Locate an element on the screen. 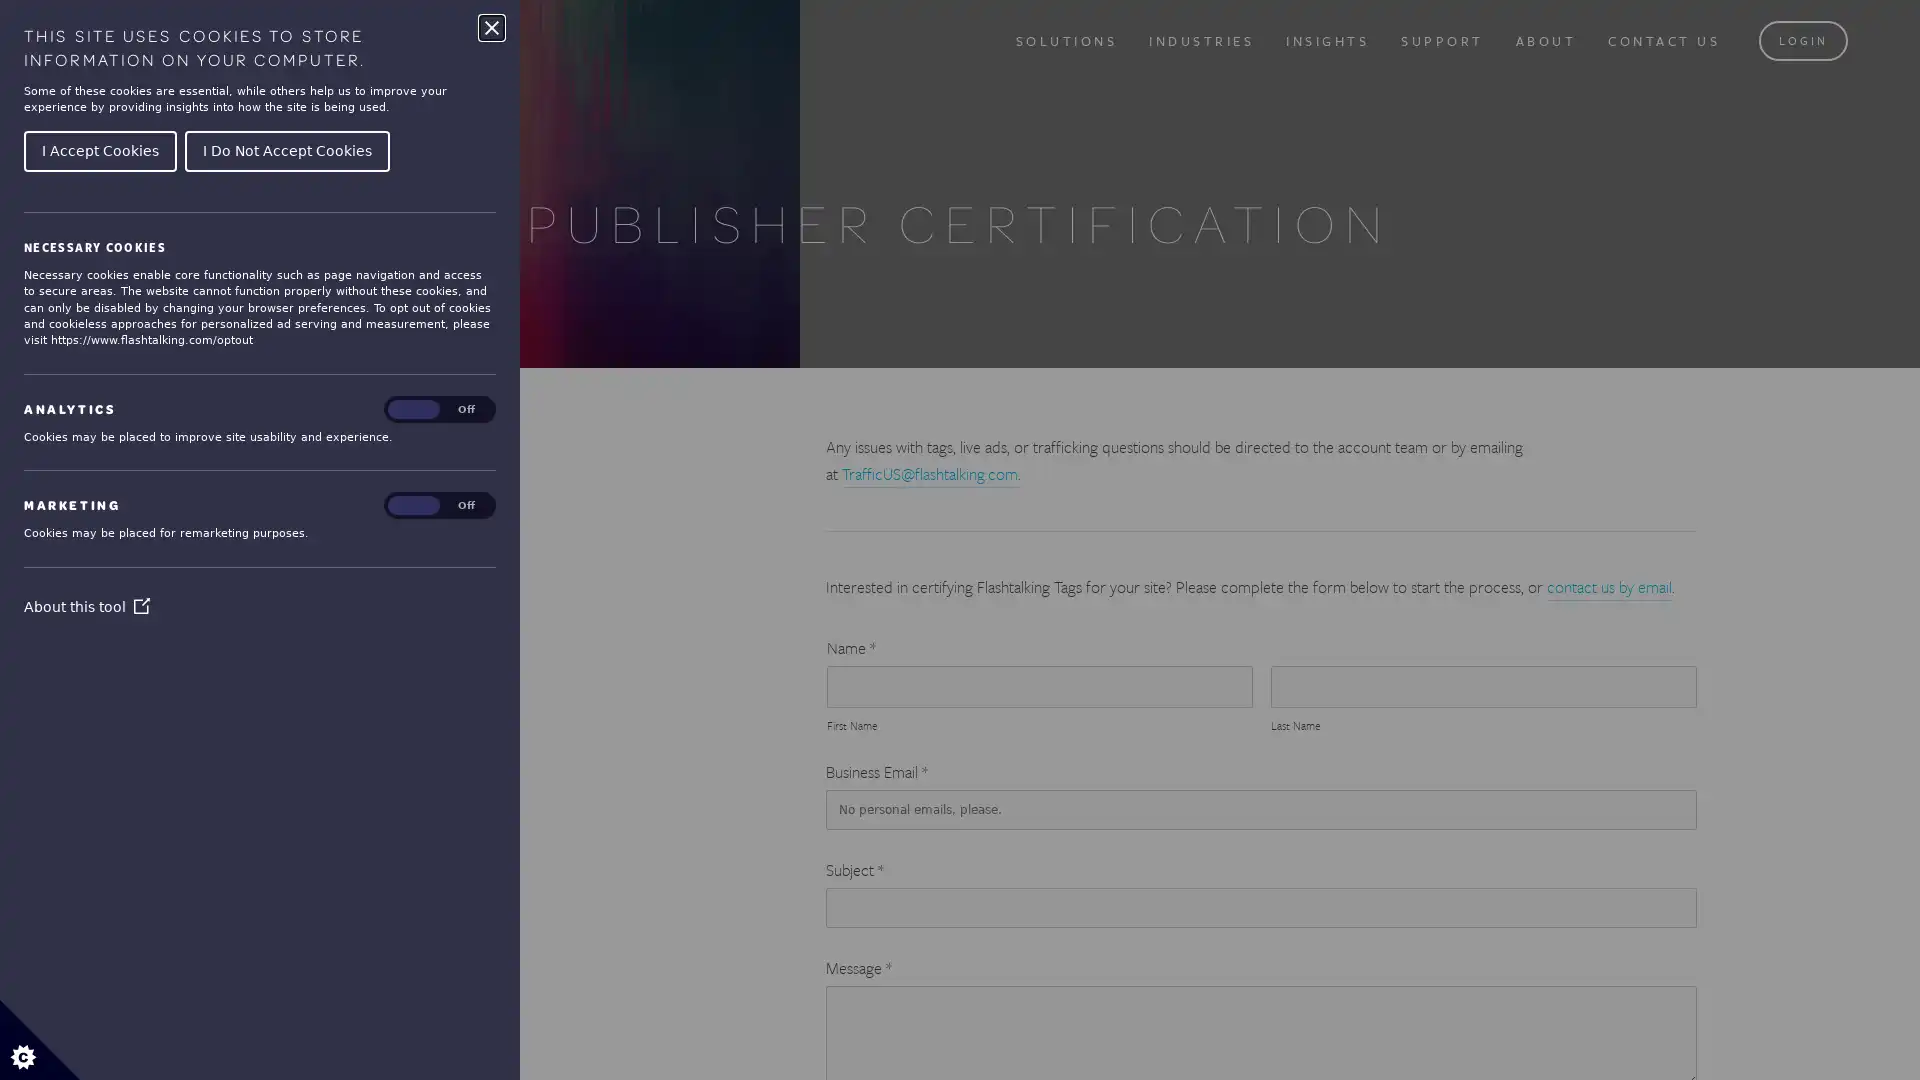 Image resolution: width=1920 pixels, height=1080 pixels. Close Cookie Control is located at coordinates (491, 27).